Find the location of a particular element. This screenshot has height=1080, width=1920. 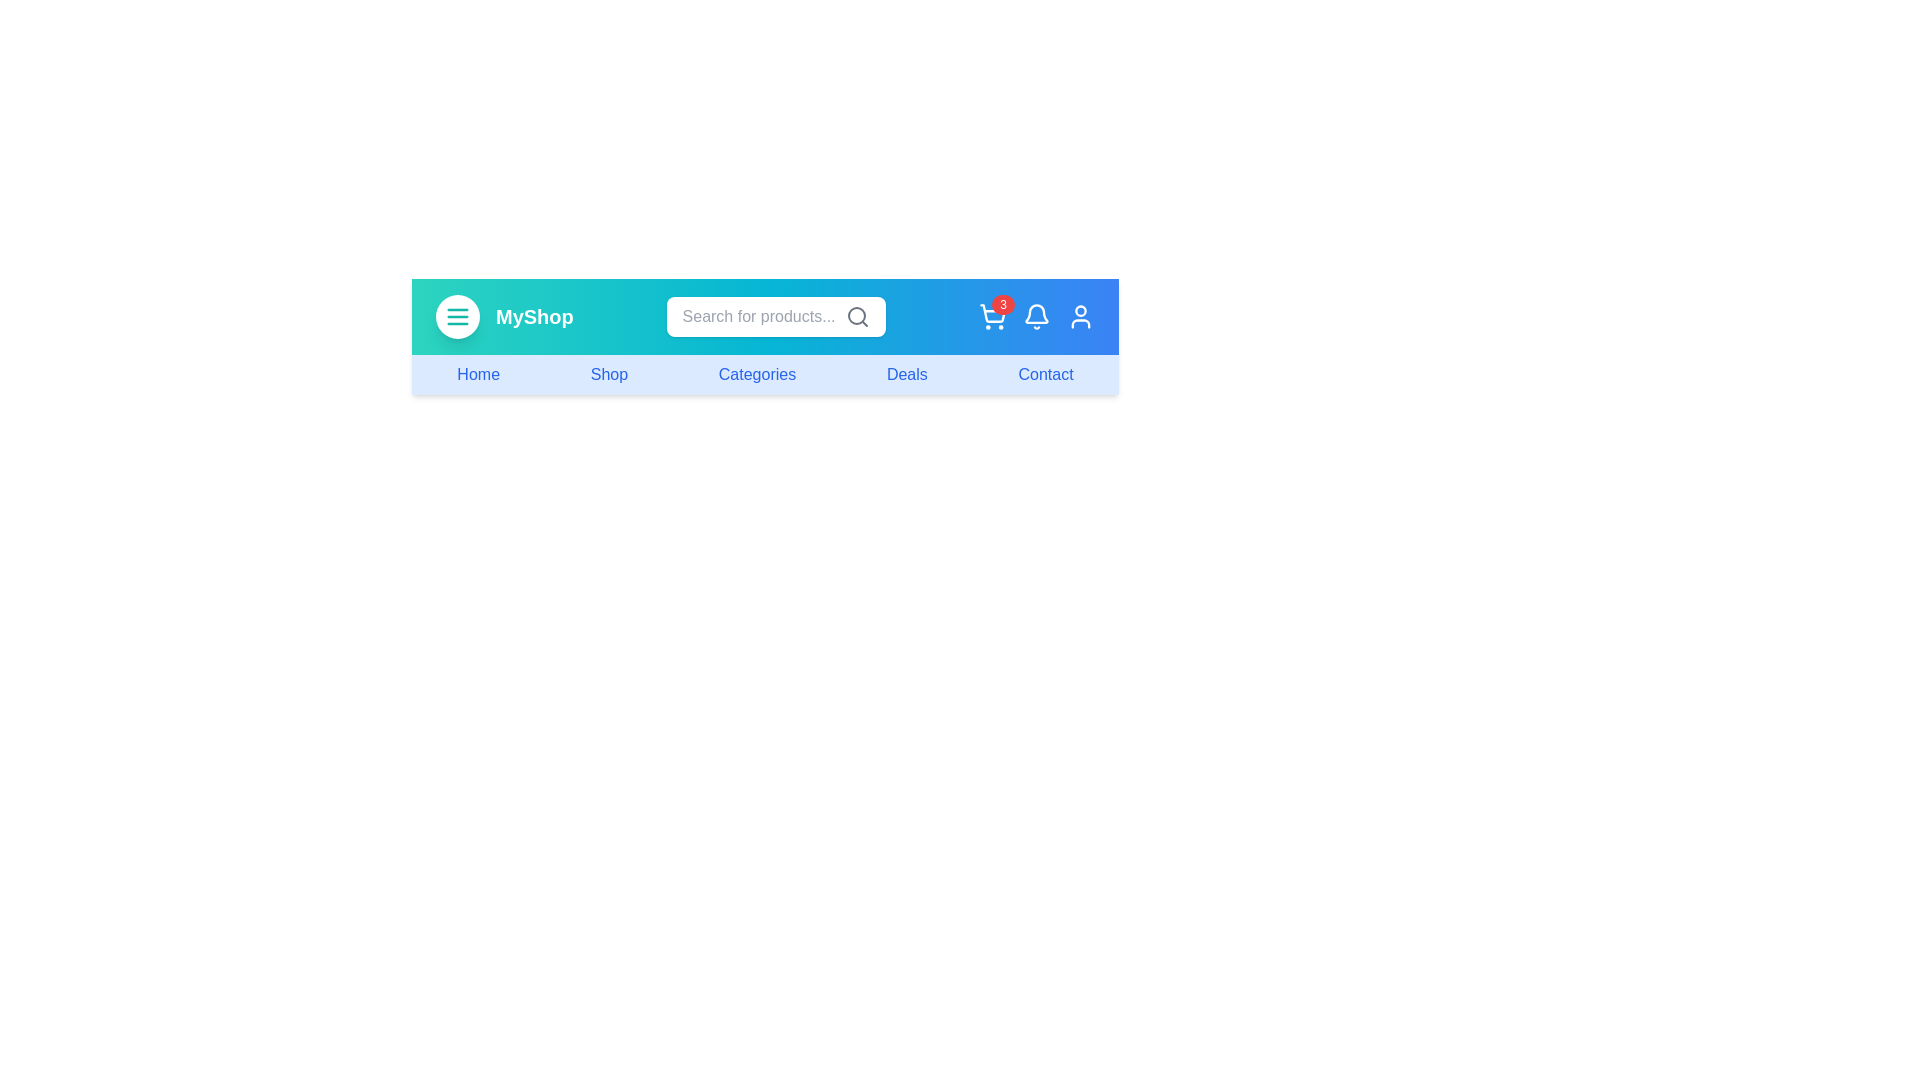

menu button to toggle the visibility of the navigation menu is located at coordinates (456, 315).